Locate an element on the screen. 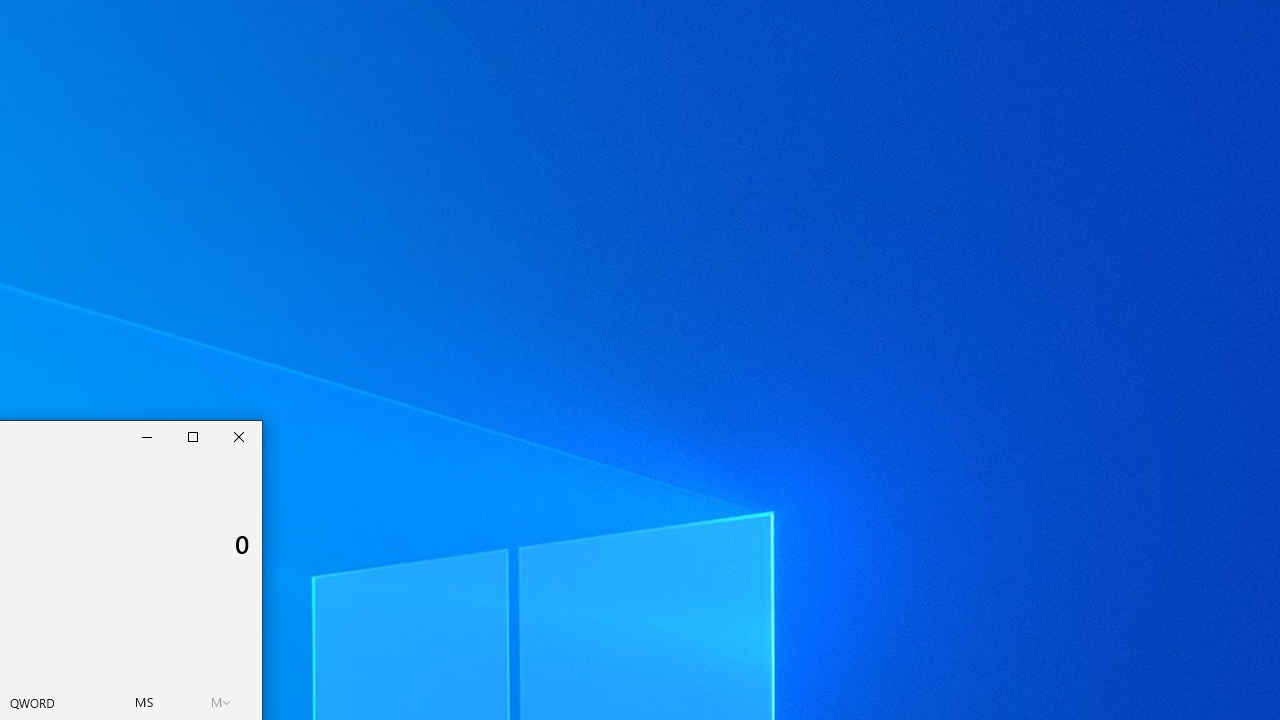 The height and width of the screenshot is (720, 1280). 'Open memory flyout' is located at coordinates (221, 701).